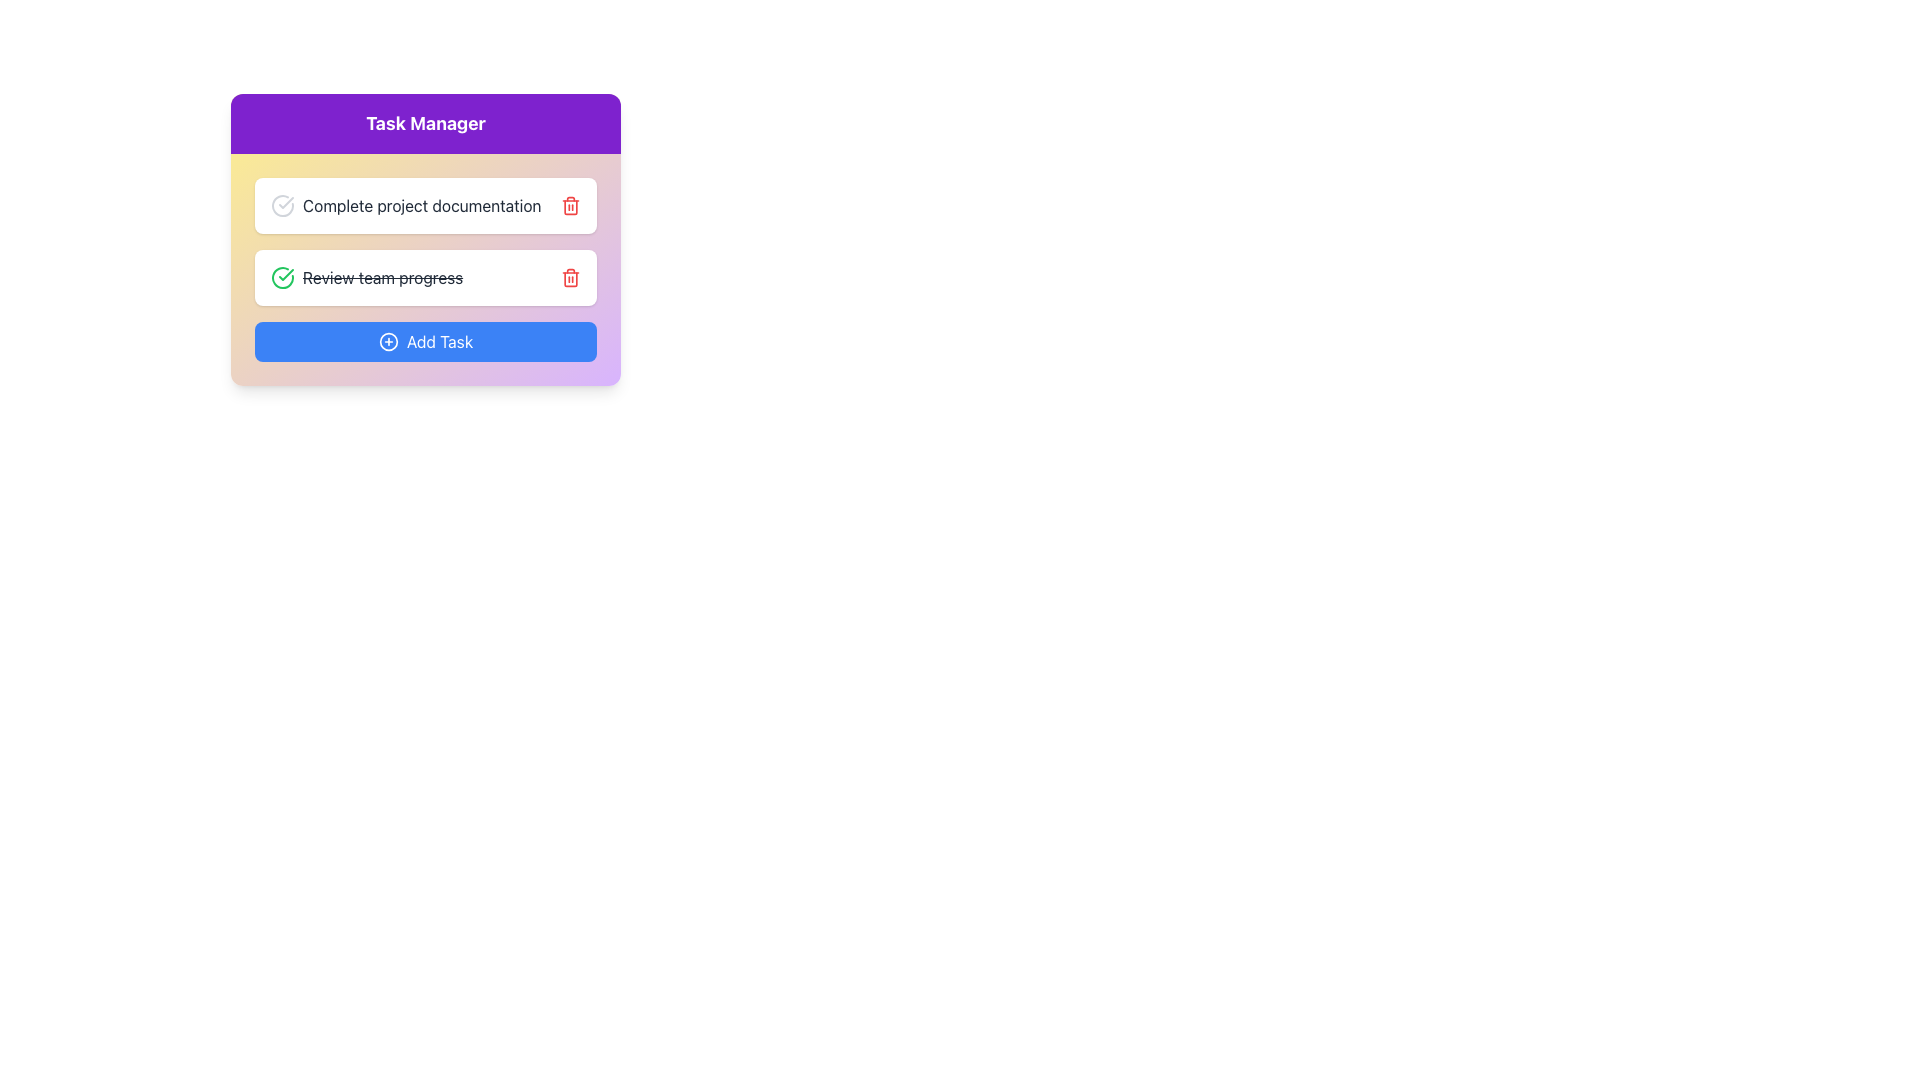  Describe the element at coordinates (425, 341) in the screenshot. I see `the button that allows users to add a new task to the list, located at the bottom of the task manager card` at that location.